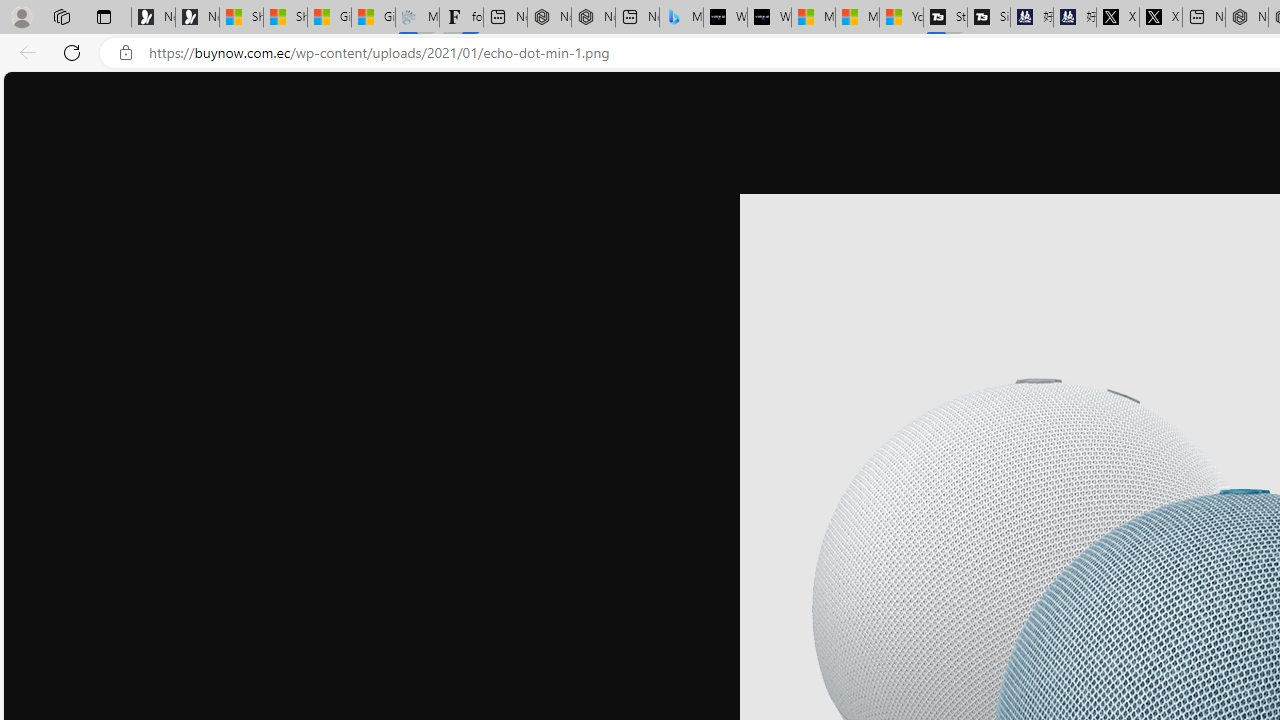 The width and height of the screenshot is (1280, 720). What do you see at coordinates (373, 17) in the screenshot?
I see `'Gilma and Hector both pose tropical trouble for Hawaii'` at bounding box center [373, 17].